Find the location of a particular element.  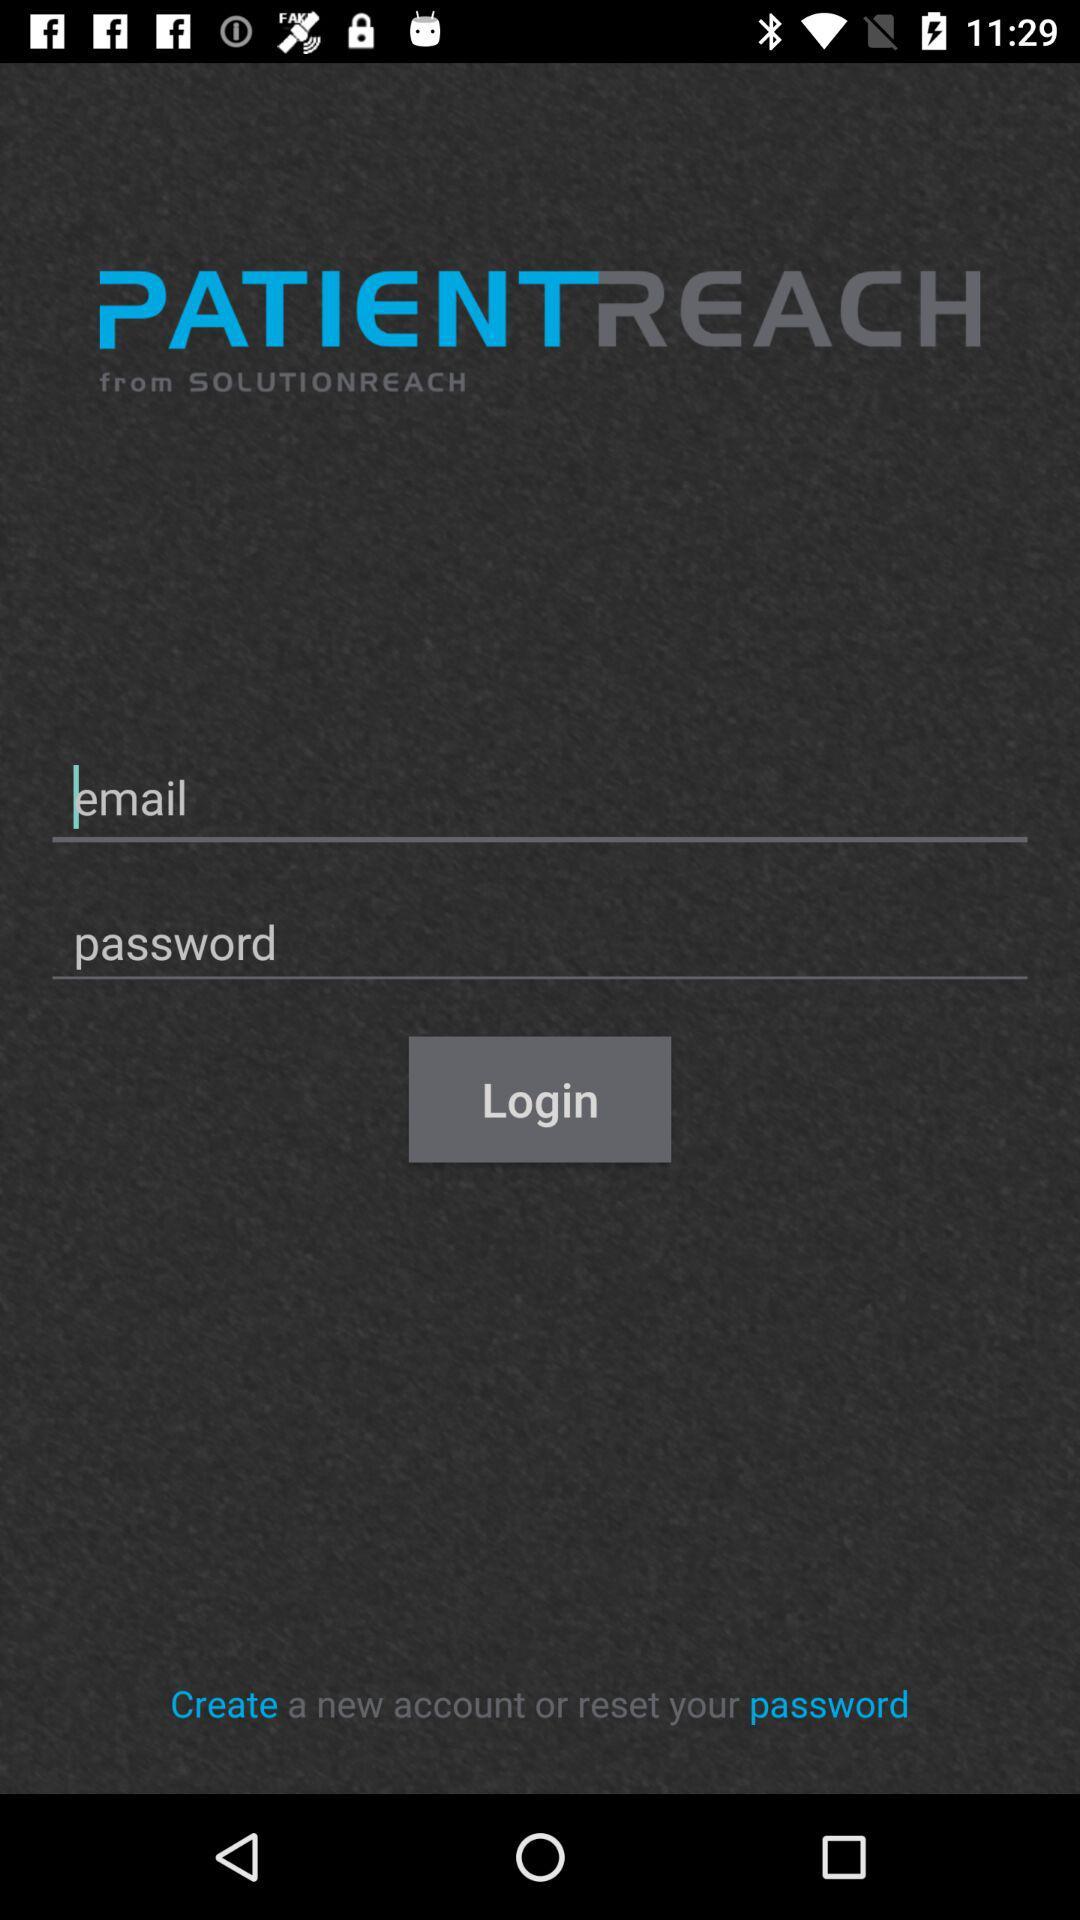

the create icon is located at coordinates (224, 1702).